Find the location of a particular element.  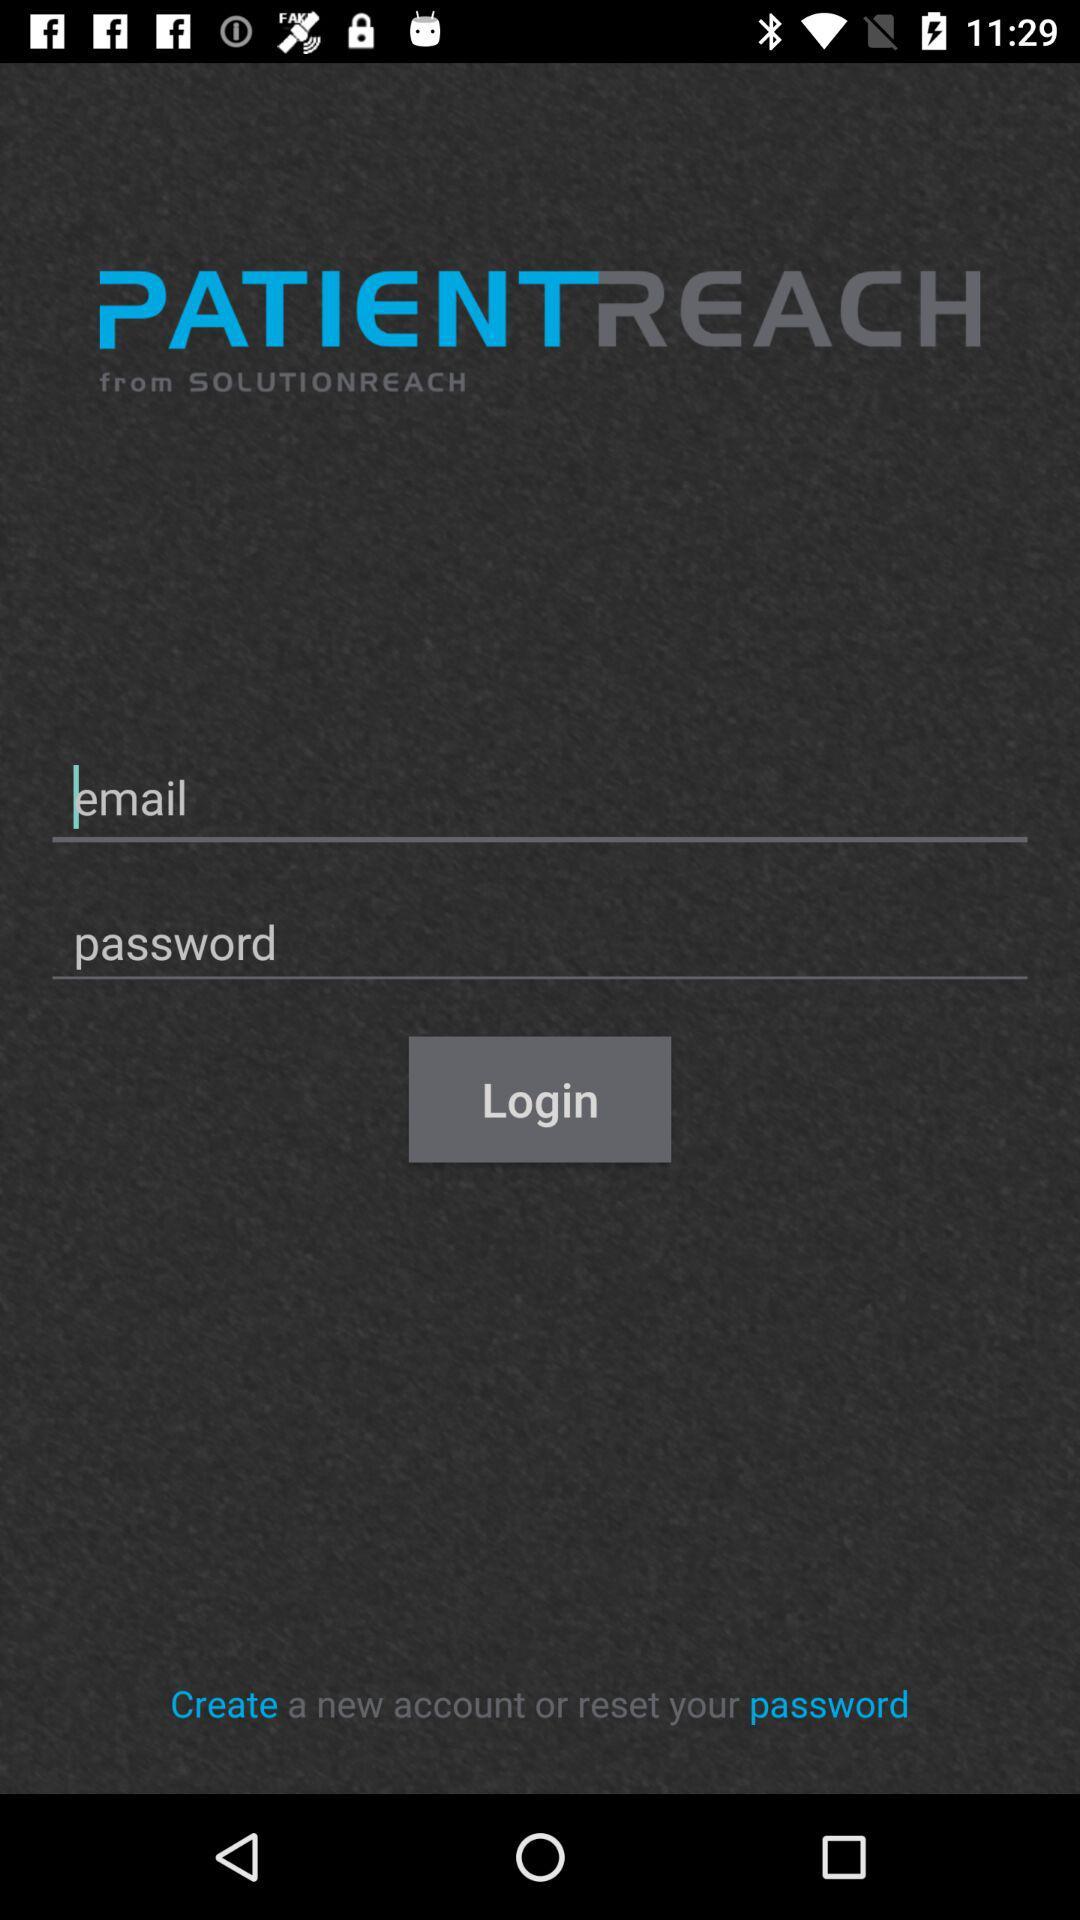

the create icon is located at coordinates (224, 1702).